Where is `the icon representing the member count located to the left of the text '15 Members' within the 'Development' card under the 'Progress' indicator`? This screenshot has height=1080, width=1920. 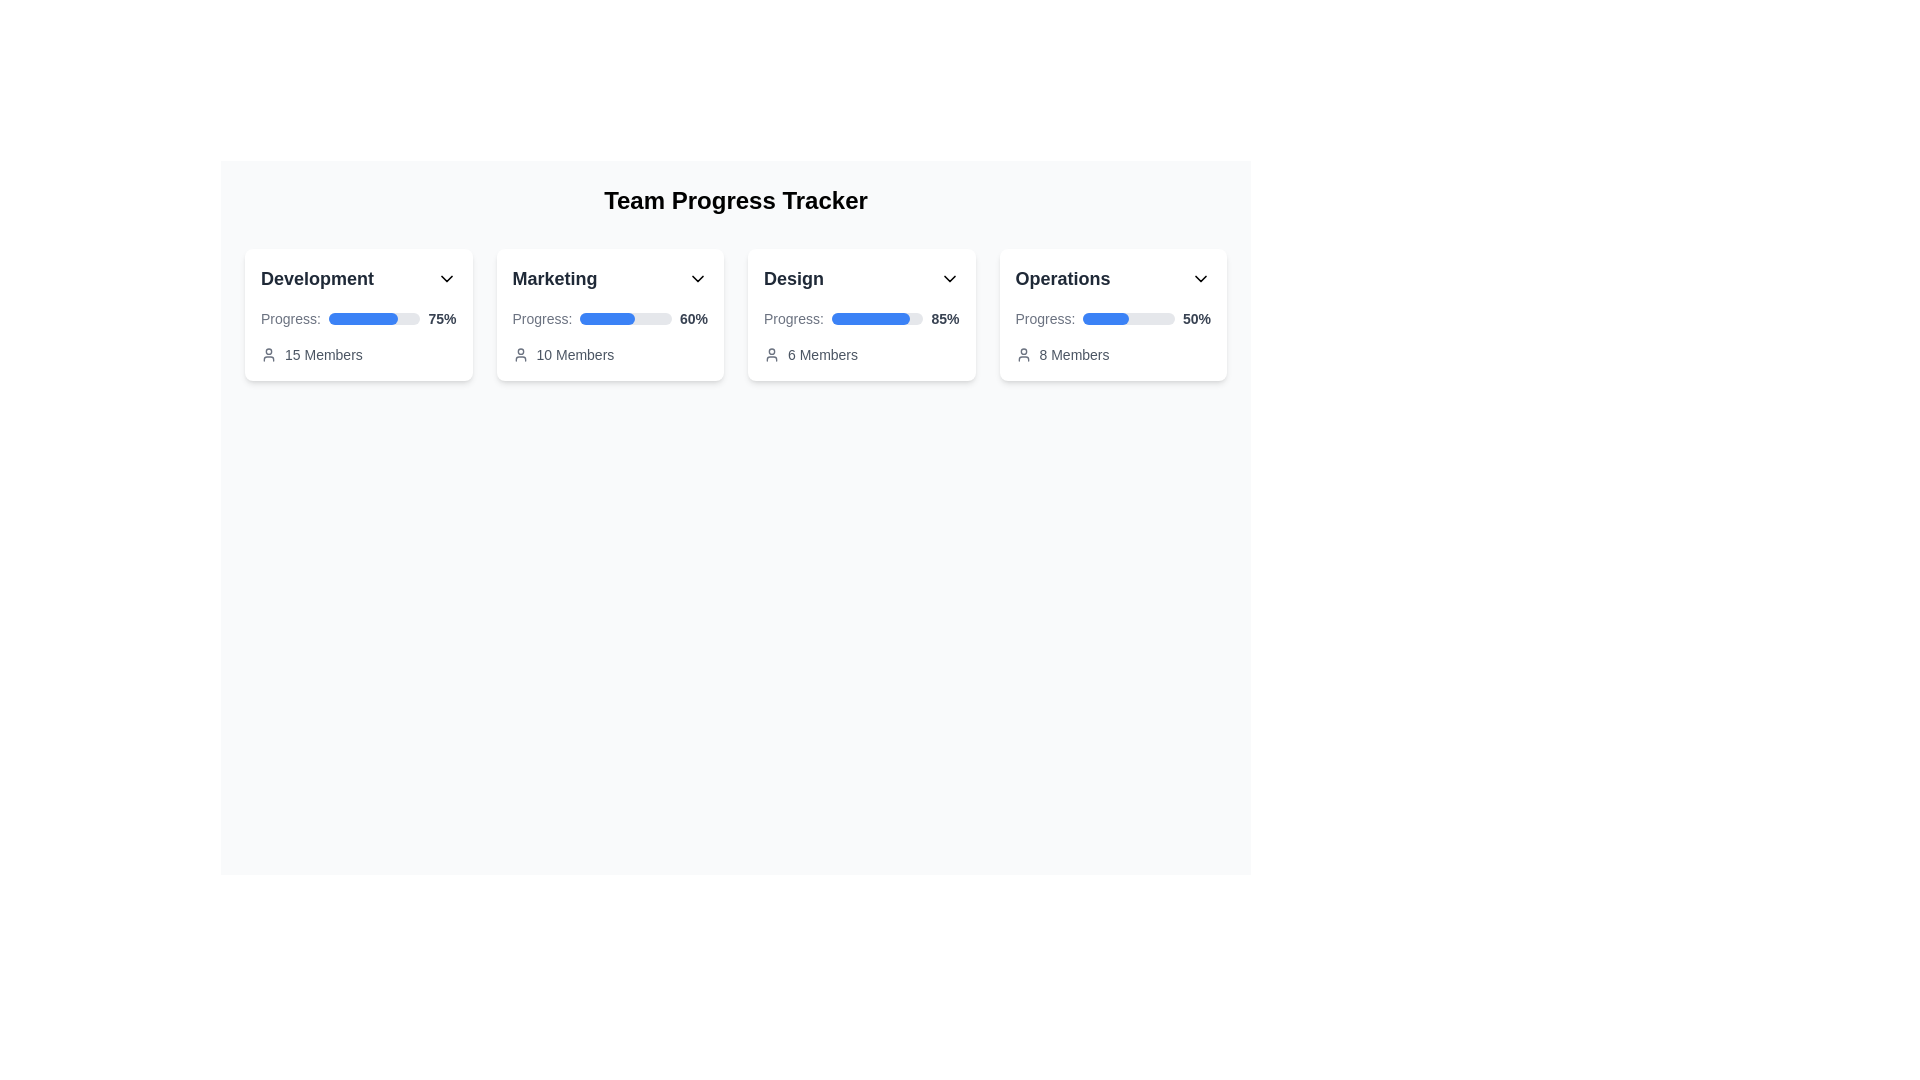 the icon representing the member count located to the left of the text '15 Members' within the 'Development' card under the 'Progress' indicator is located at coordinates (267, 353).